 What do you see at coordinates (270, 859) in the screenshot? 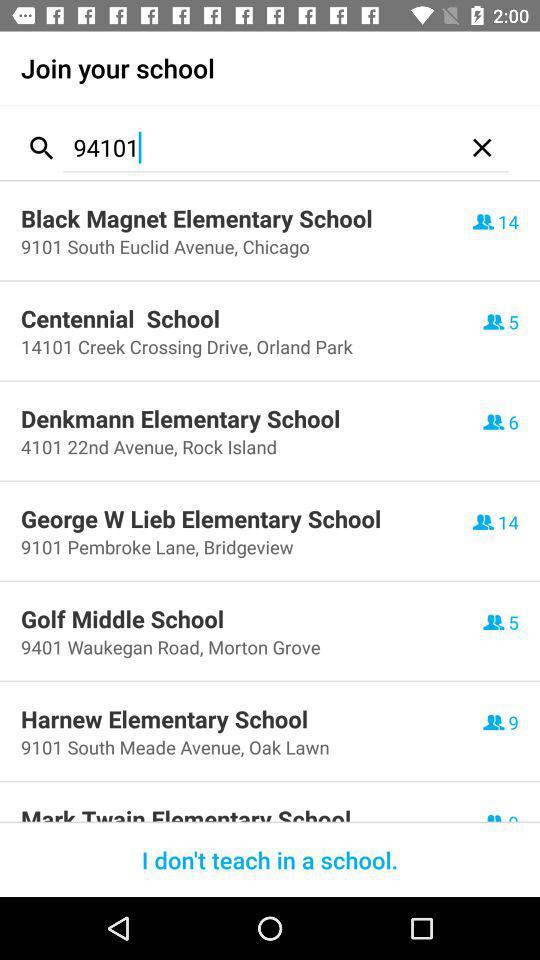
I see `the i don t` at bounding box center [270, 859].